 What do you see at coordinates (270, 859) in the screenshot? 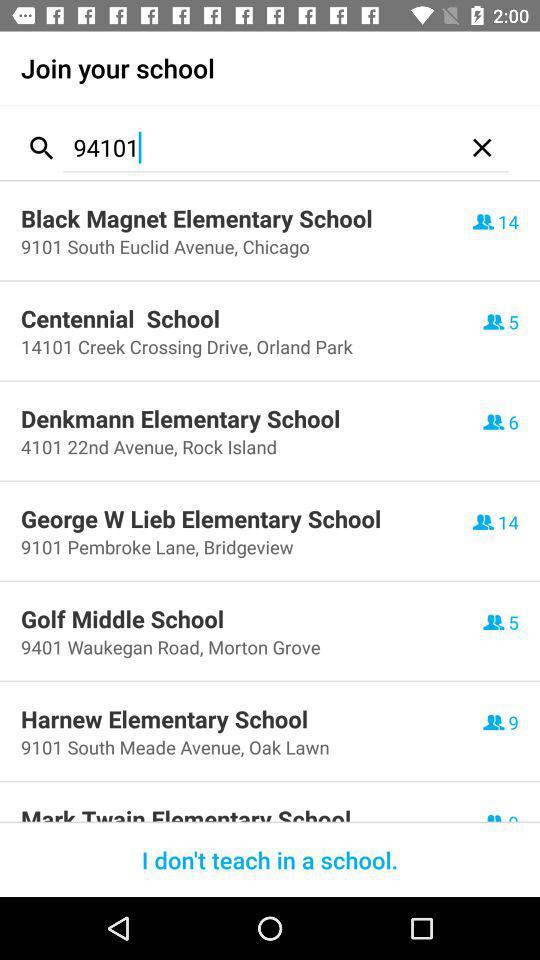
I see `the i don t` at bounding box center [270, 859].